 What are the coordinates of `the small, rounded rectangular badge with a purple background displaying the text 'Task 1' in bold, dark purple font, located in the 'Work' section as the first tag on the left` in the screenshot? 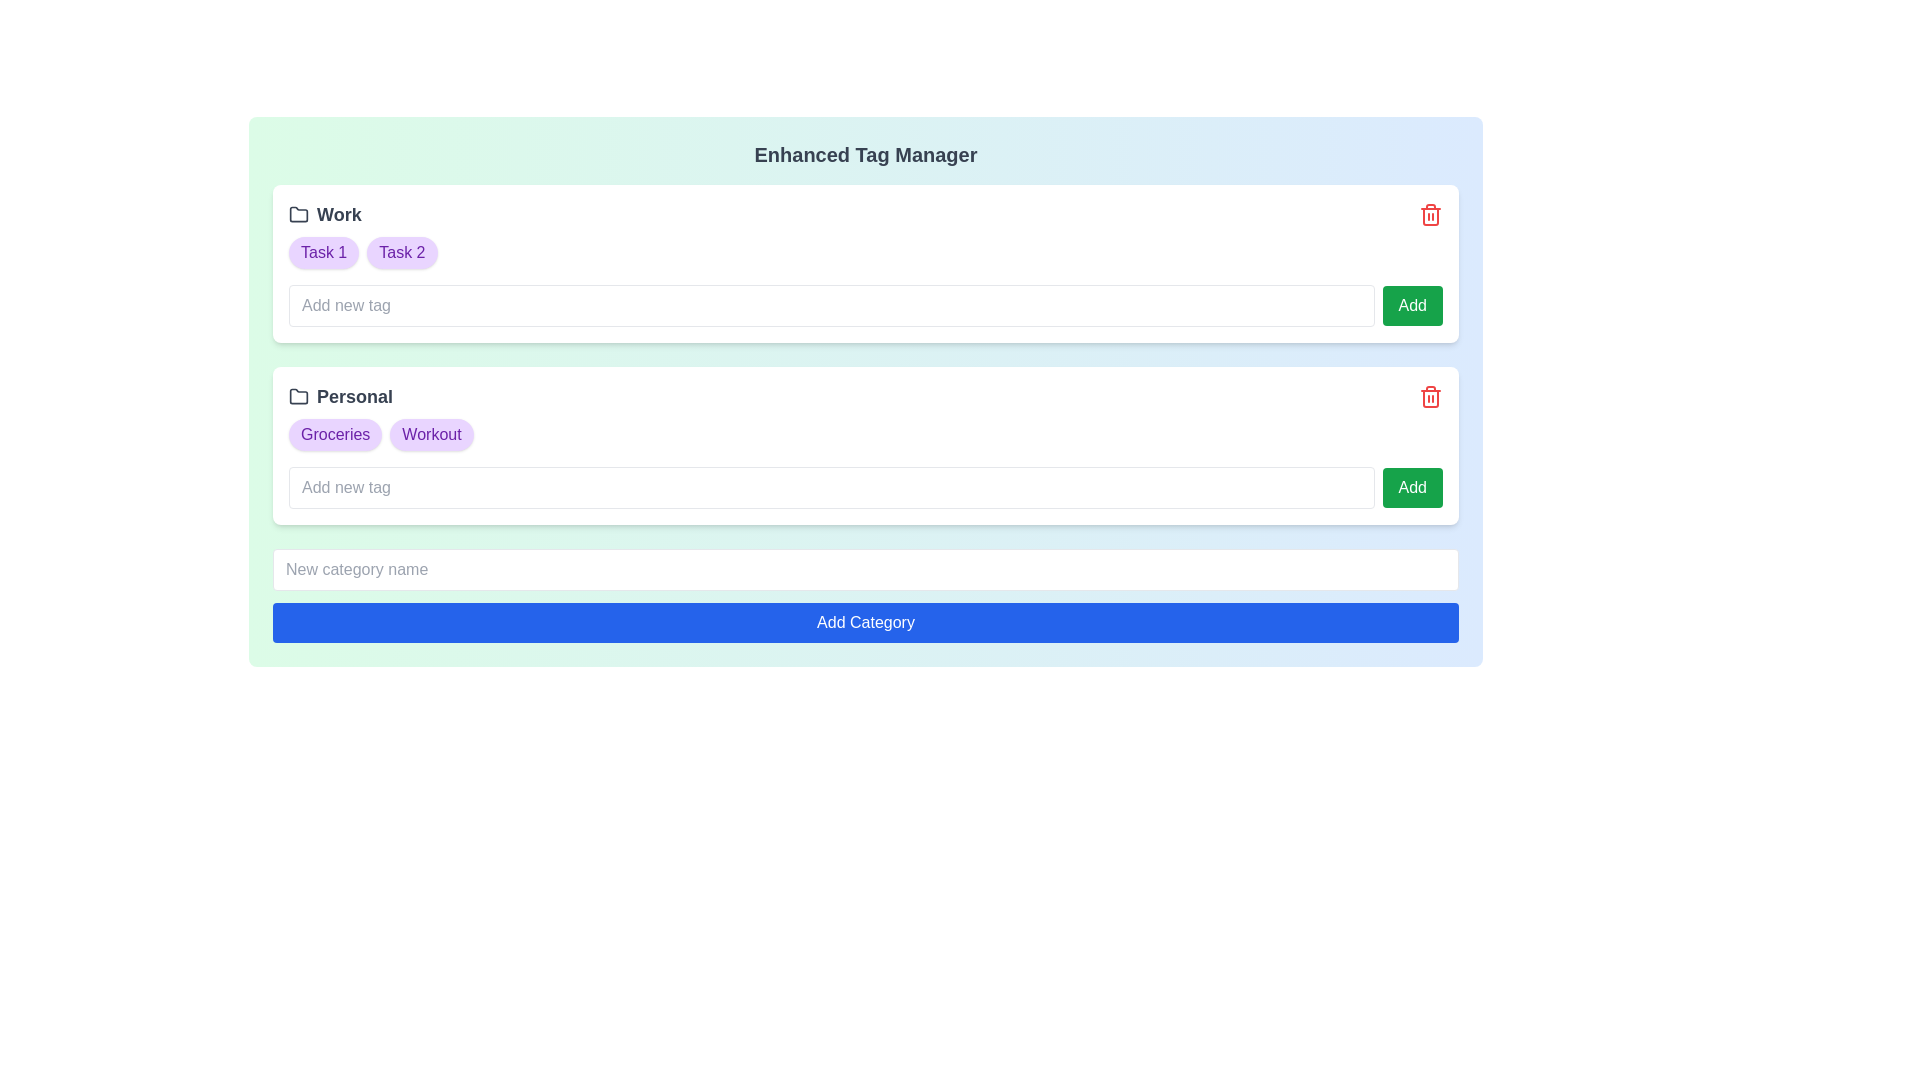 It's located at (324, 252).